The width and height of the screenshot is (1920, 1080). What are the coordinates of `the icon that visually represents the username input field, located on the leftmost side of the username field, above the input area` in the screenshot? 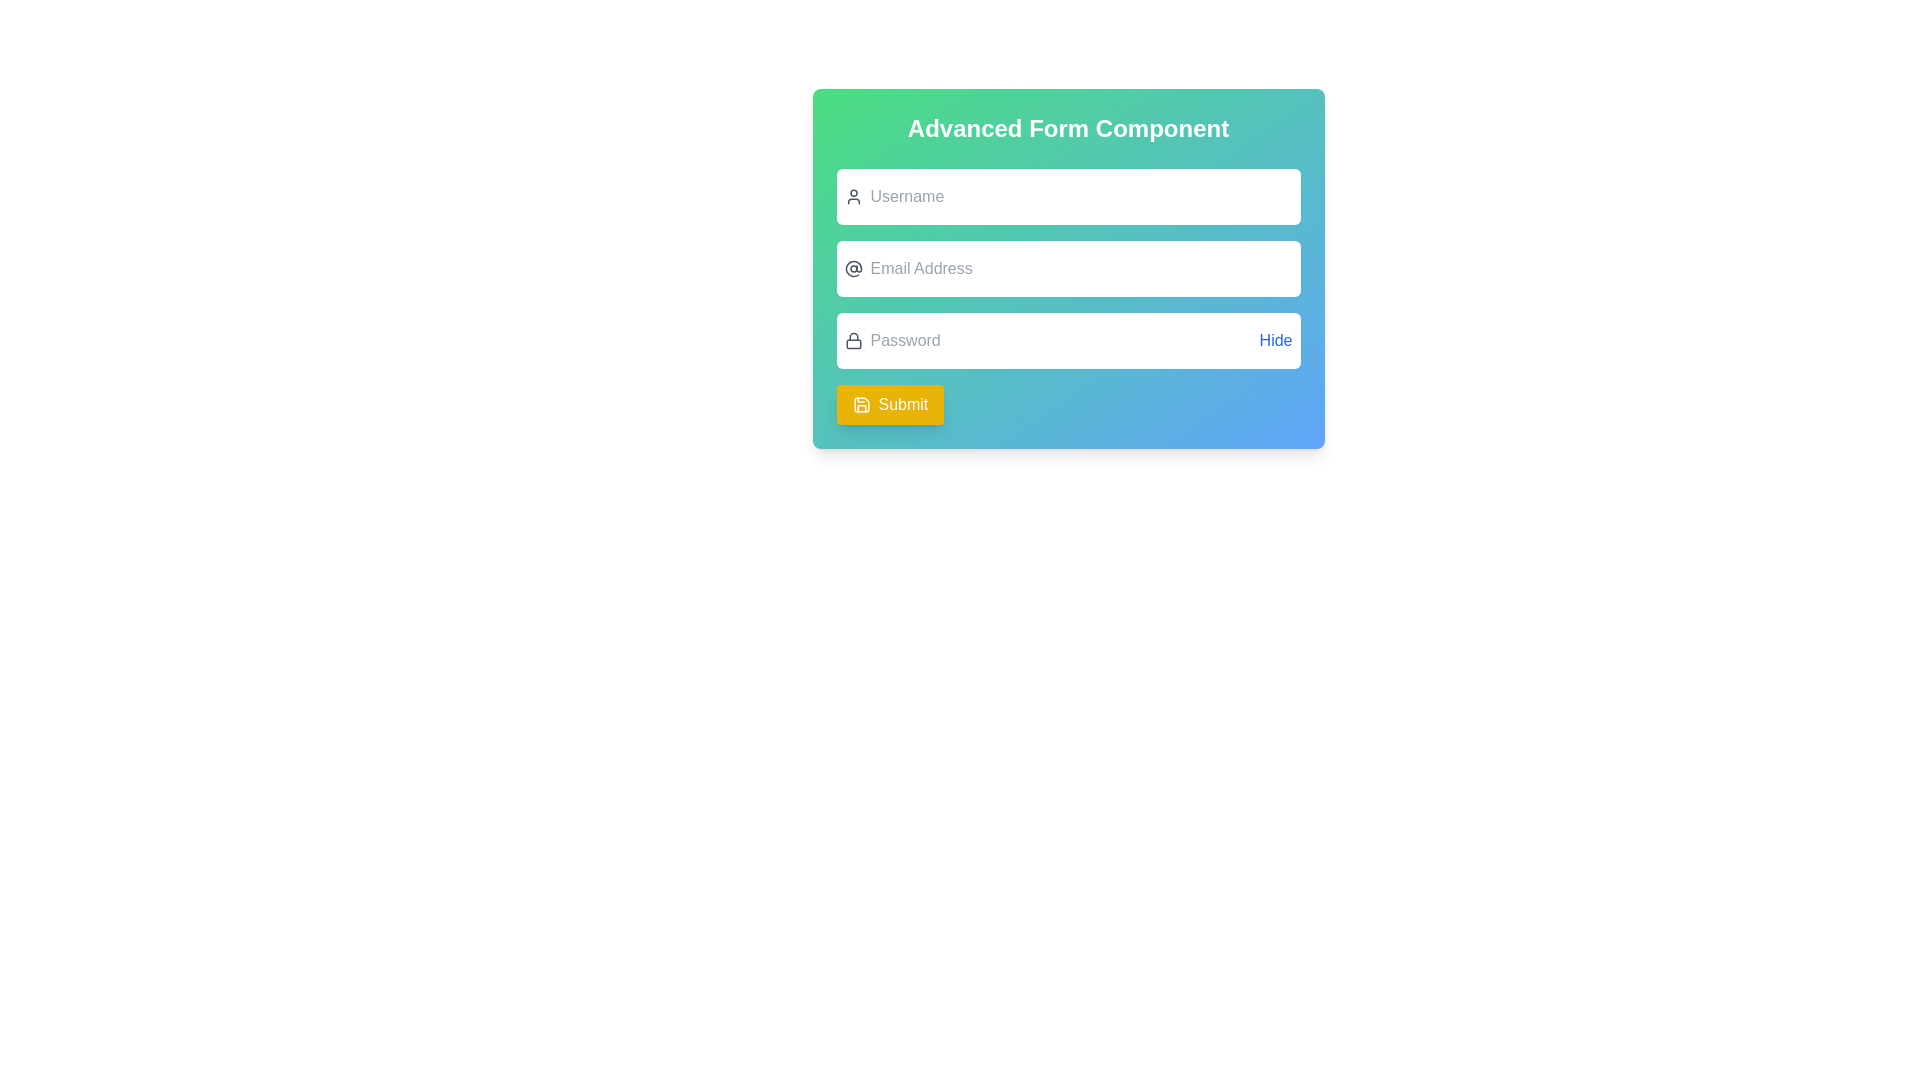 It's located at (853, 196).